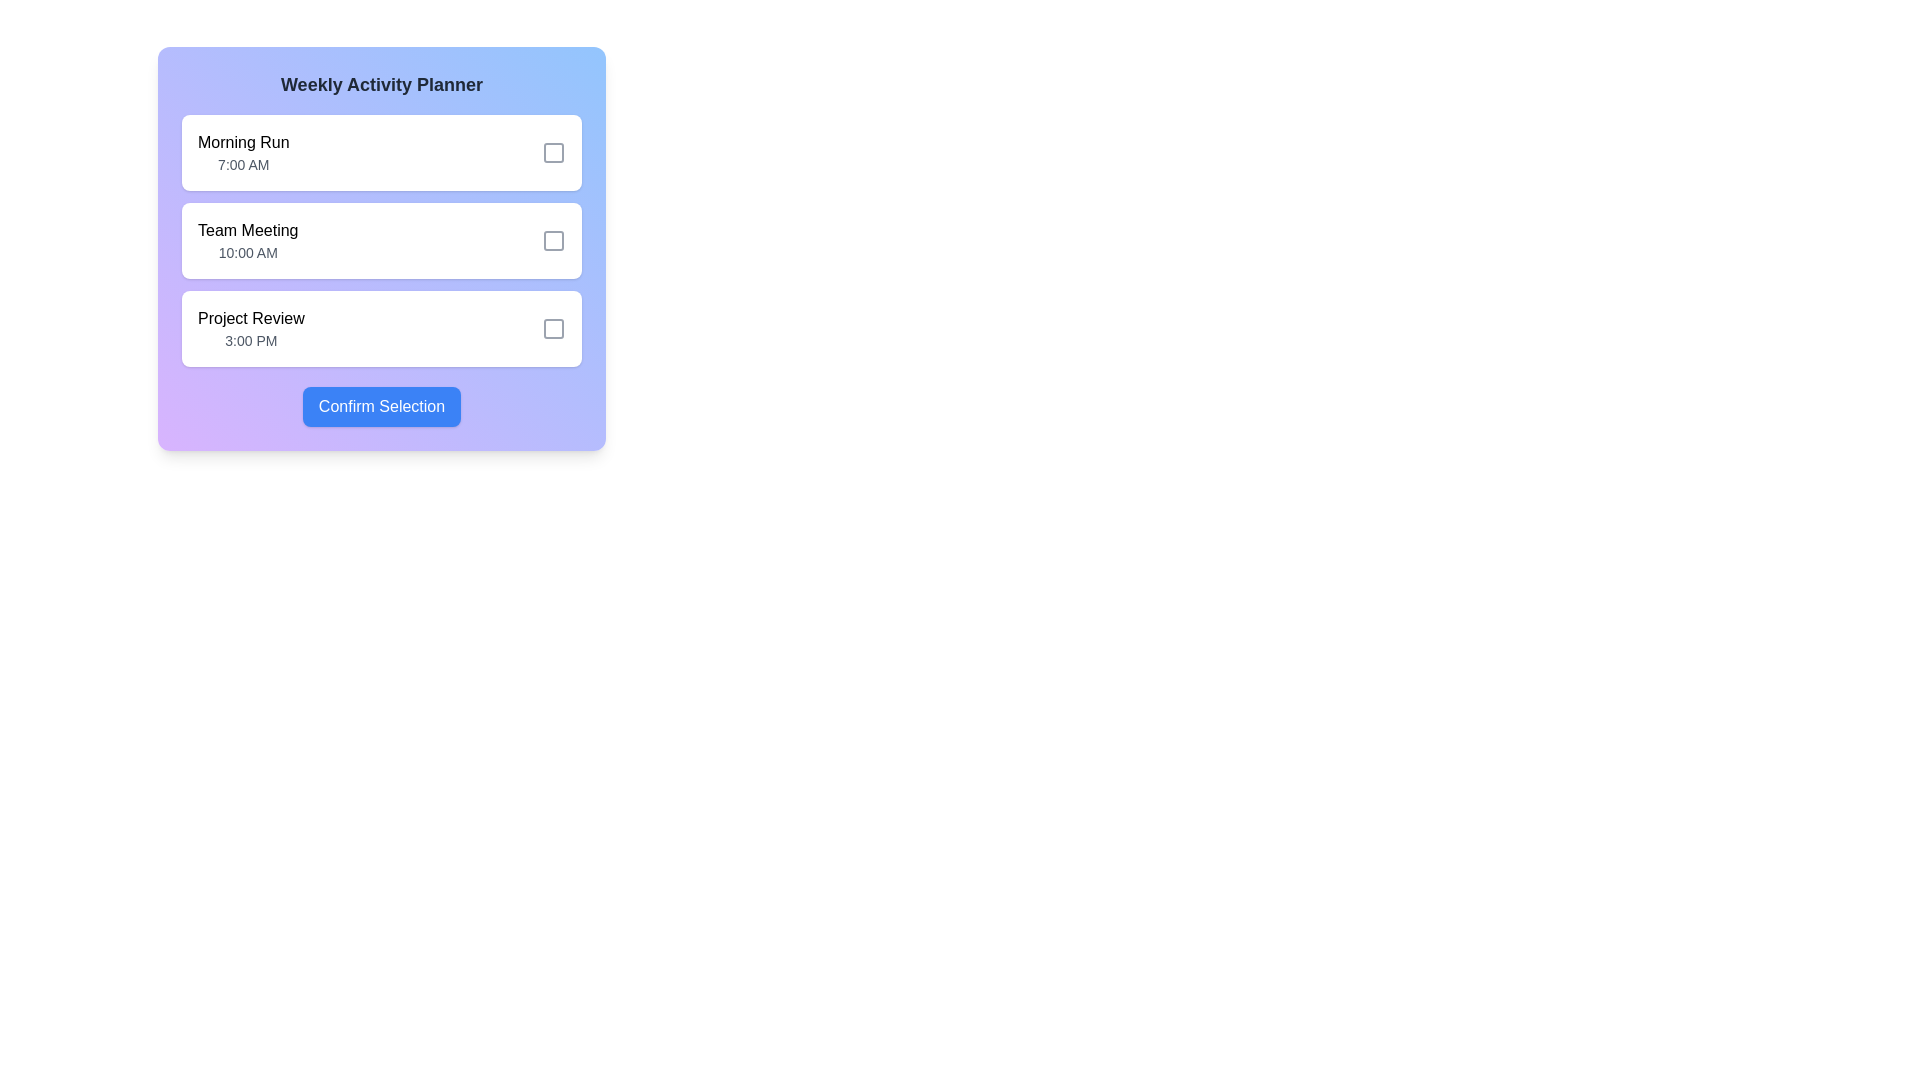 Image resolution: width=1920 pixels, height=1080 pixels. Describe the element at coordinates (250, 318) in the screenshot. I see `the 'Project Review' text label which displays the title of a scheduled activity, located in the third row above the time slot '3:00 PM'` at that location.